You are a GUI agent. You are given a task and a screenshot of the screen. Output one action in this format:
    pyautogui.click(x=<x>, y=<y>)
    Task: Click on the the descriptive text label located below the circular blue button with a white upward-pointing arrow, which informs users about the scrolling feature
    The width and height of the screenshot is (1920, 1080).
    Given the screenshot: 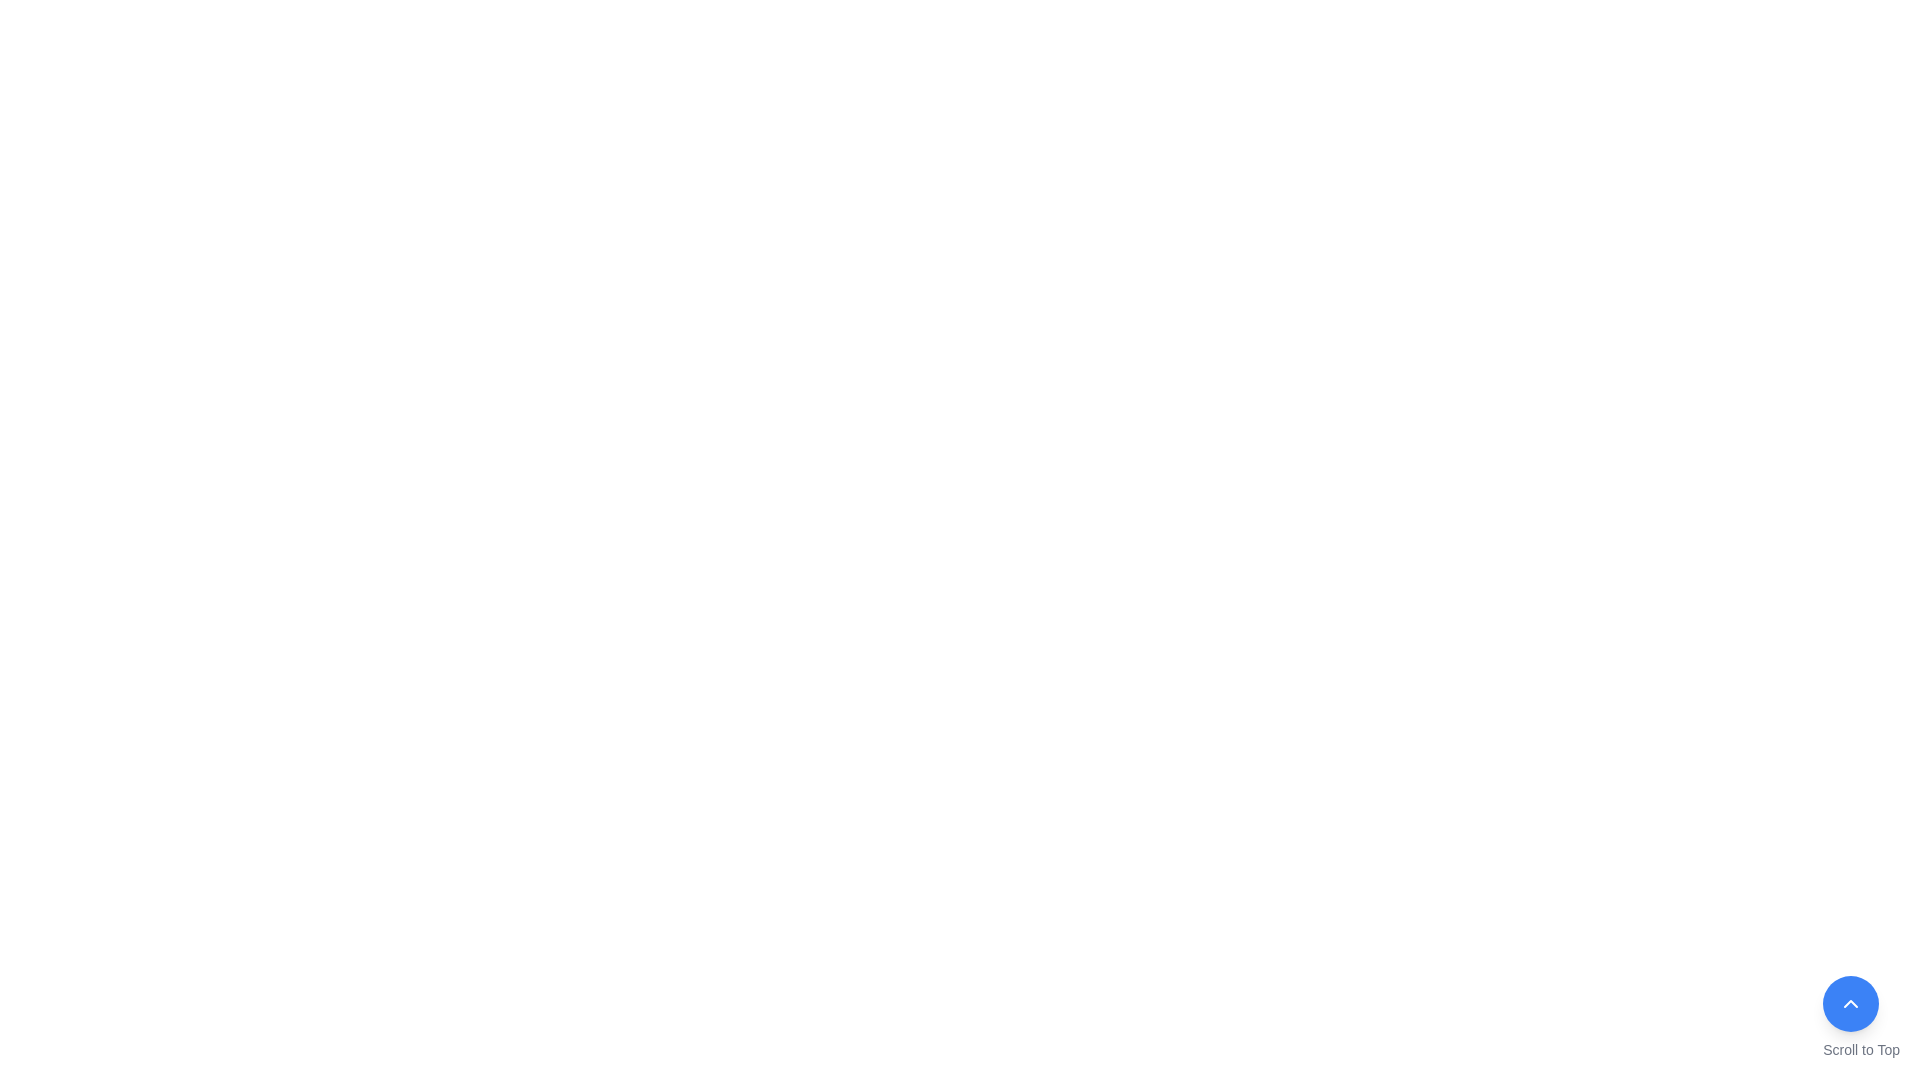 What is the action you would take?
    pyautogui.click(x=1860, y=1048)
    